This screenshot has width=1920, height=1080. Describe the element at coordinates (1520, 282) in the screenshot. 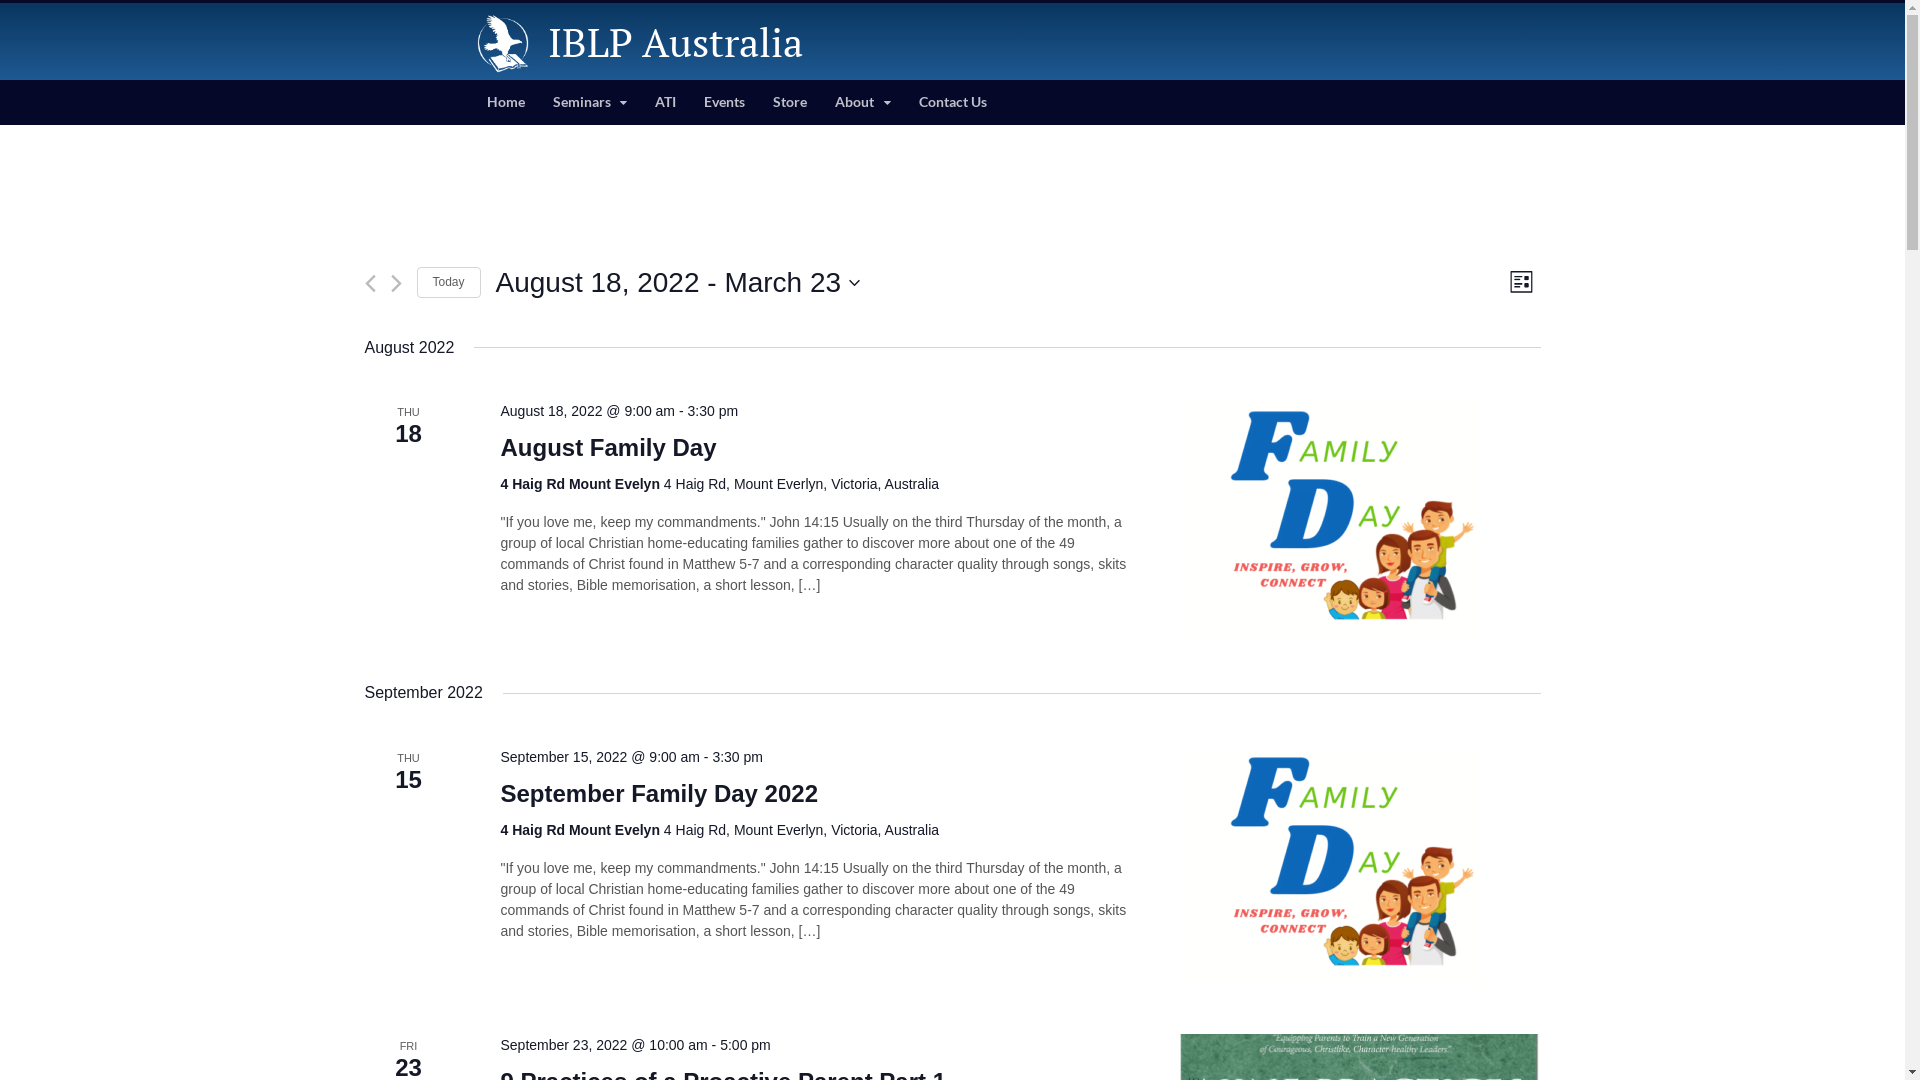

I see `'List'` at that location.